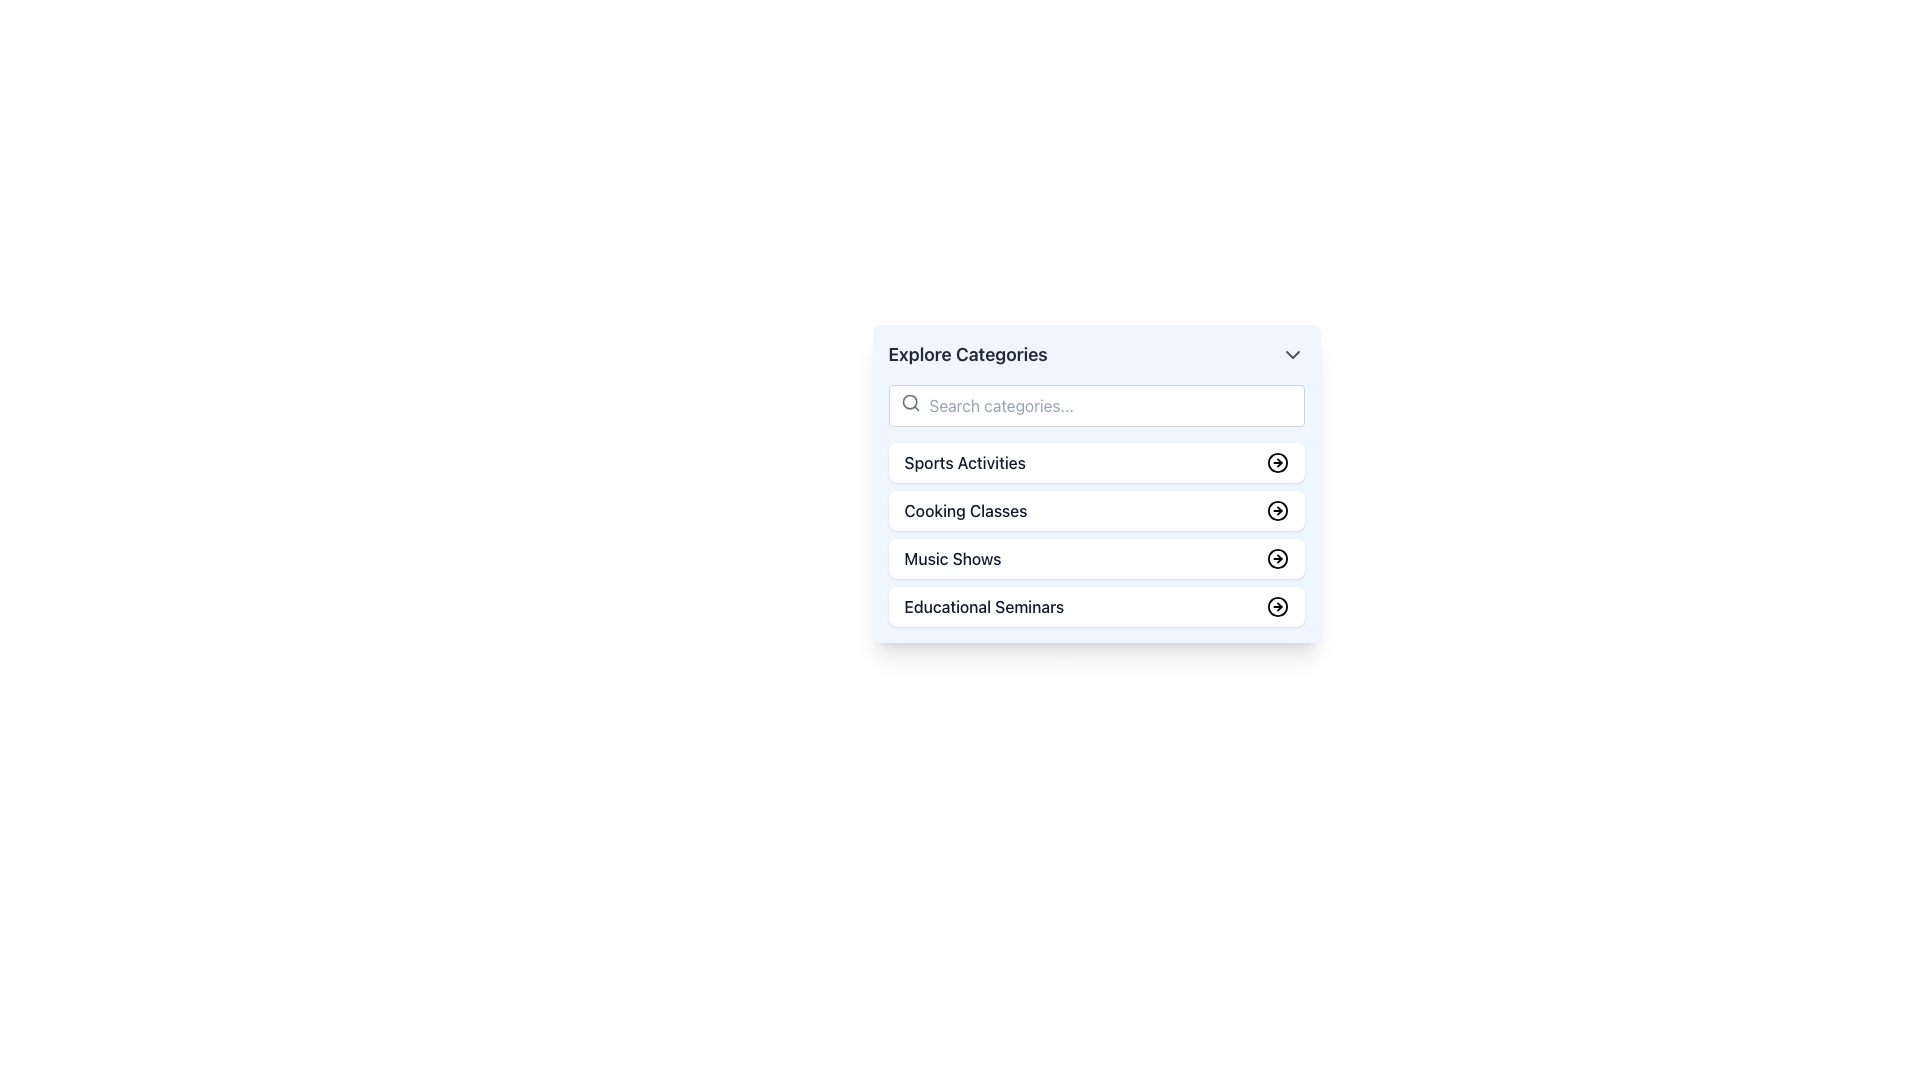  I want to click on the navigational icon button for 'Educational Seminars' to enable accessibility navigation, so click(1276, 605).